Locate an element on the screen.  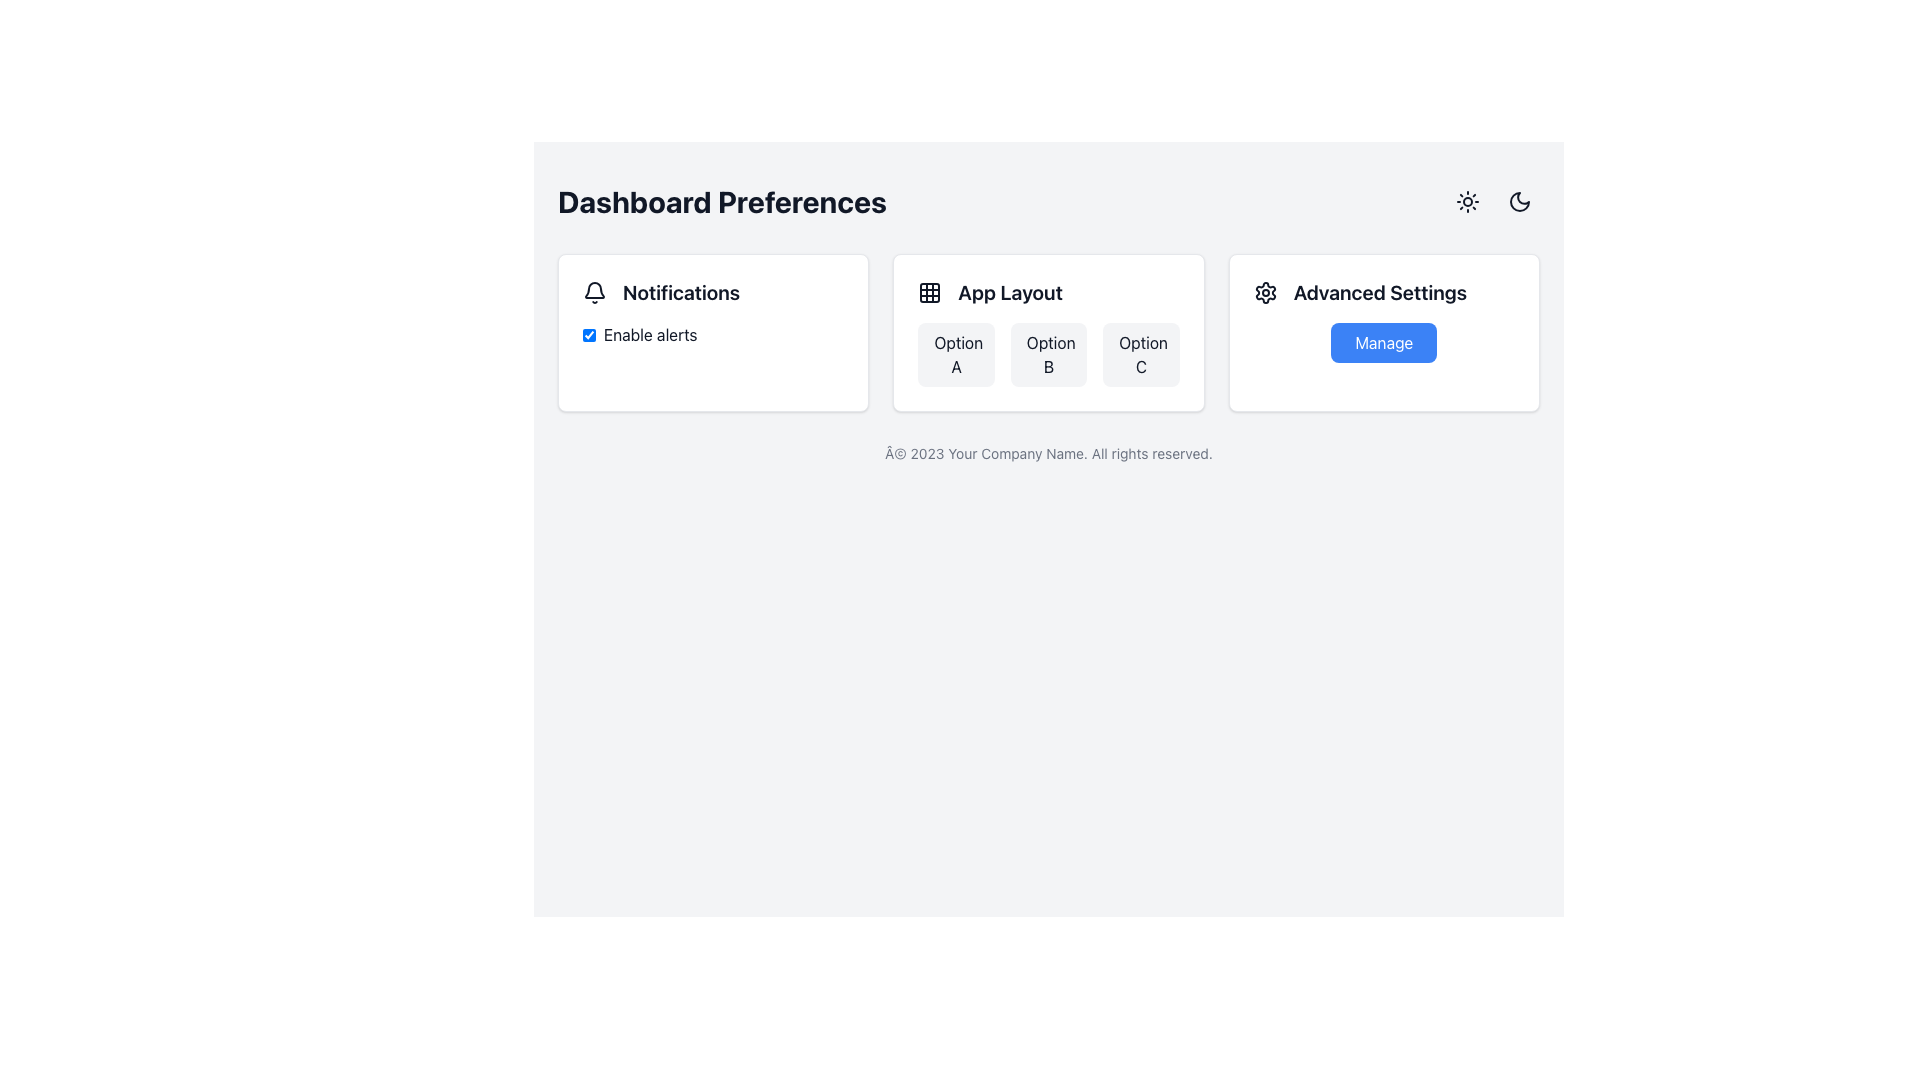
the Icon Button located in the top-right corner of the interface, next to the sun icon is located at coordinates (1520, 201).